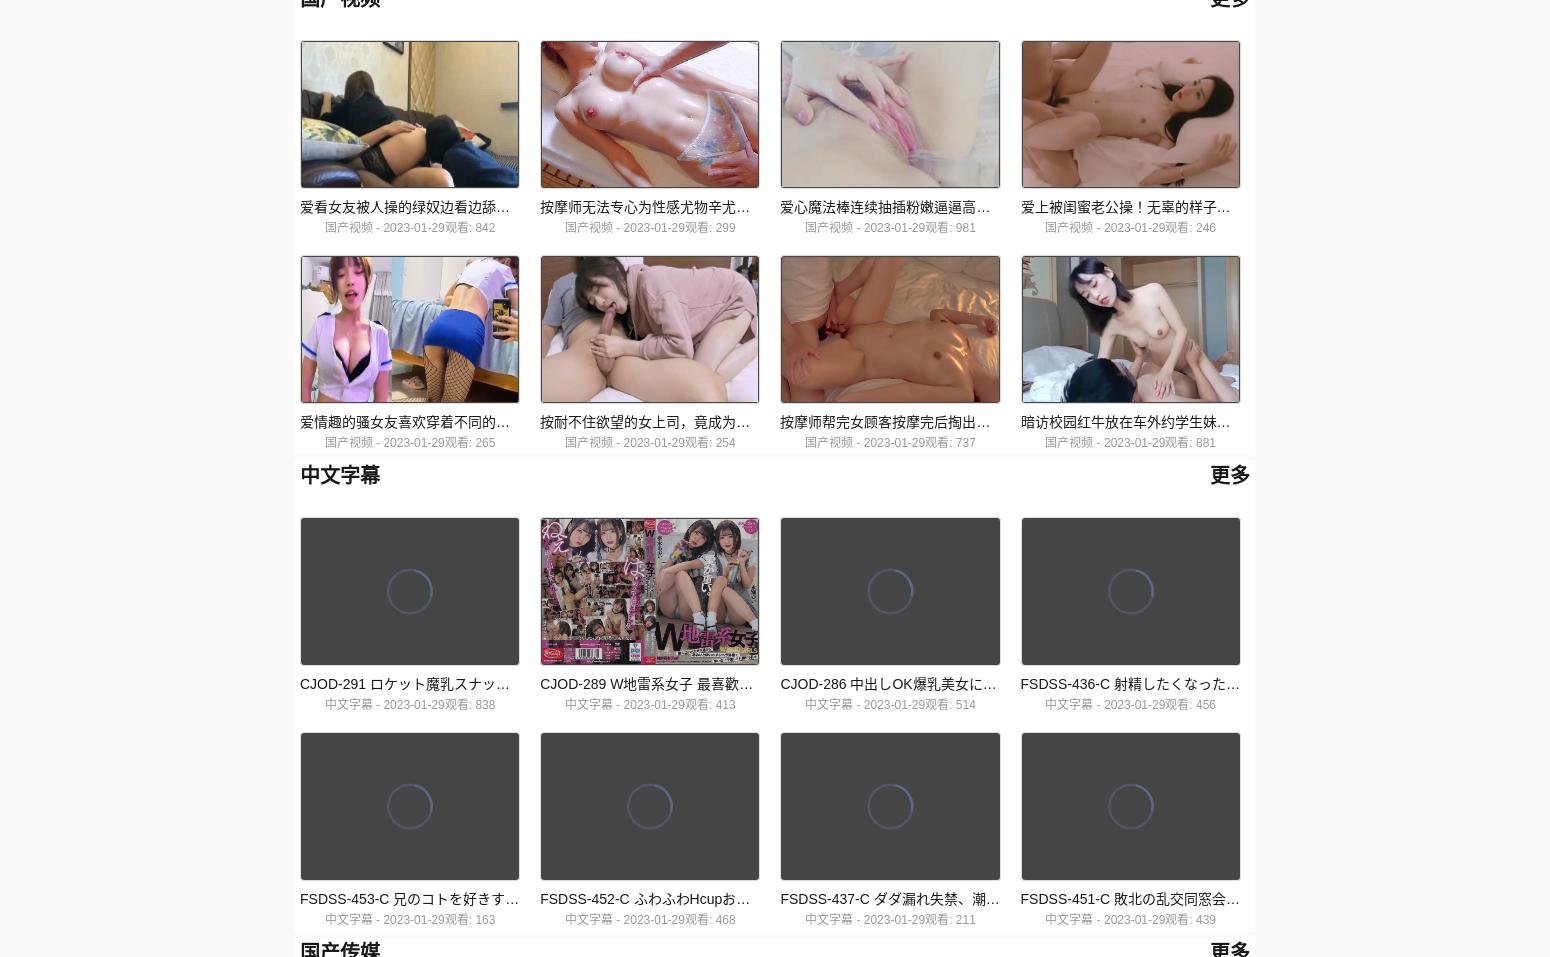  What do you see at coordinates (778, 683) in the screenshot?
I see `'CJOD-286 中出しOK爆乳美女にしっとり痴女られる囁き回春エステ 凪沙雪乃'` at bounding box center [778, 683].